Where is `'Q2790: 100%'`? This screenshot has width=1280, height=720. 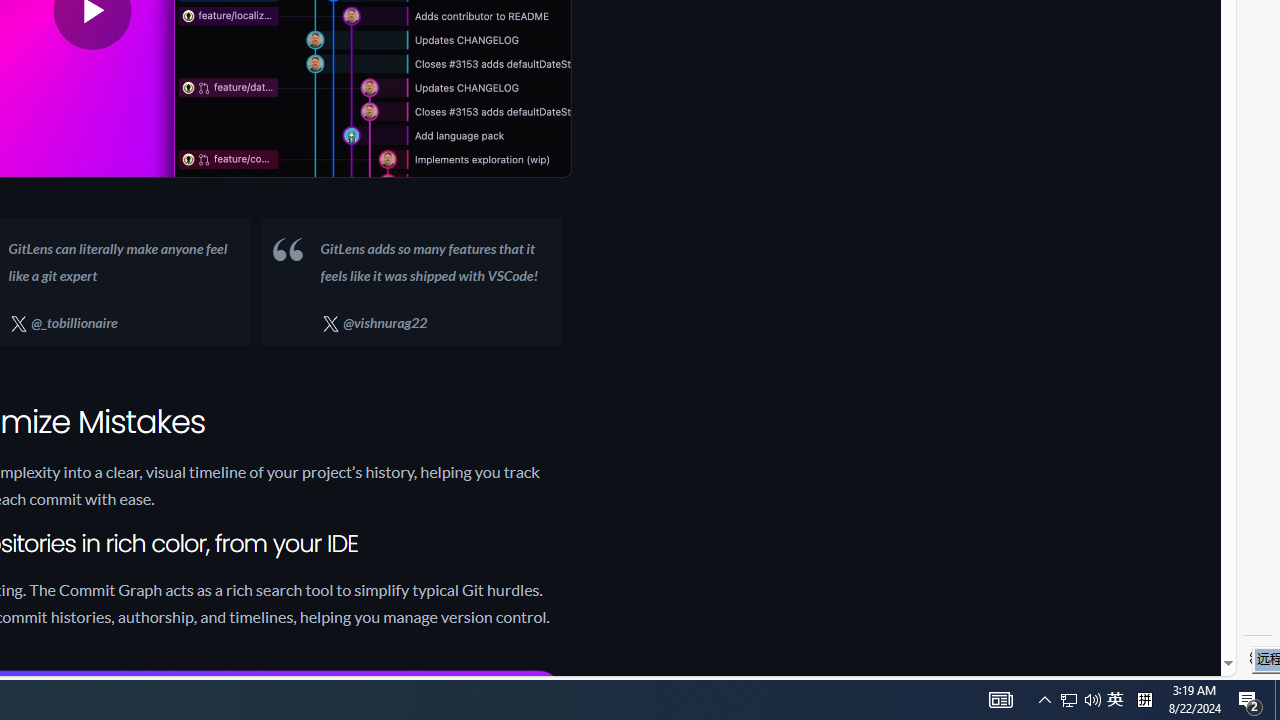 'Q2790: 100%' is located at coordinates (1092, 698).